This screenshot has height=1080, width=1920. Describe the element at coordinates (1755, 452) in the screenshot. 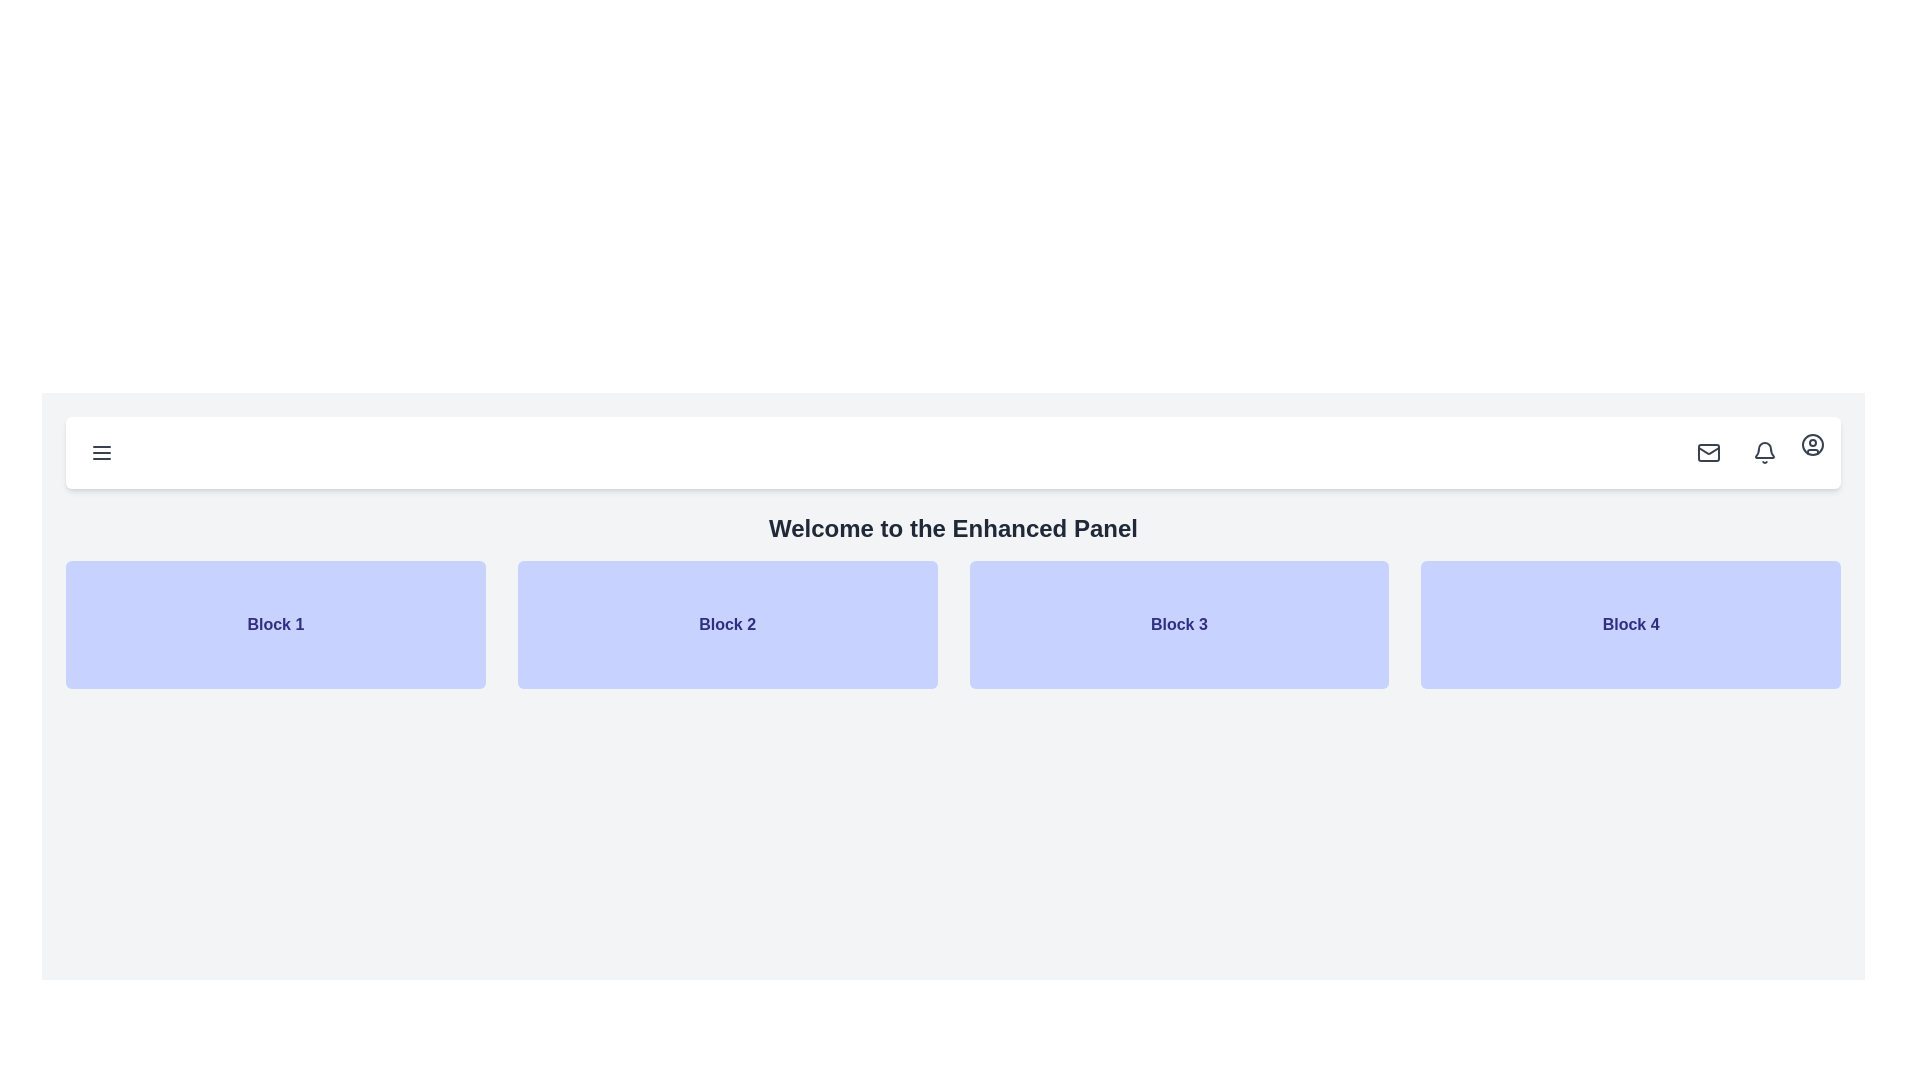

I see `the rounded bell icon button located in the top navigation bar` at that location.